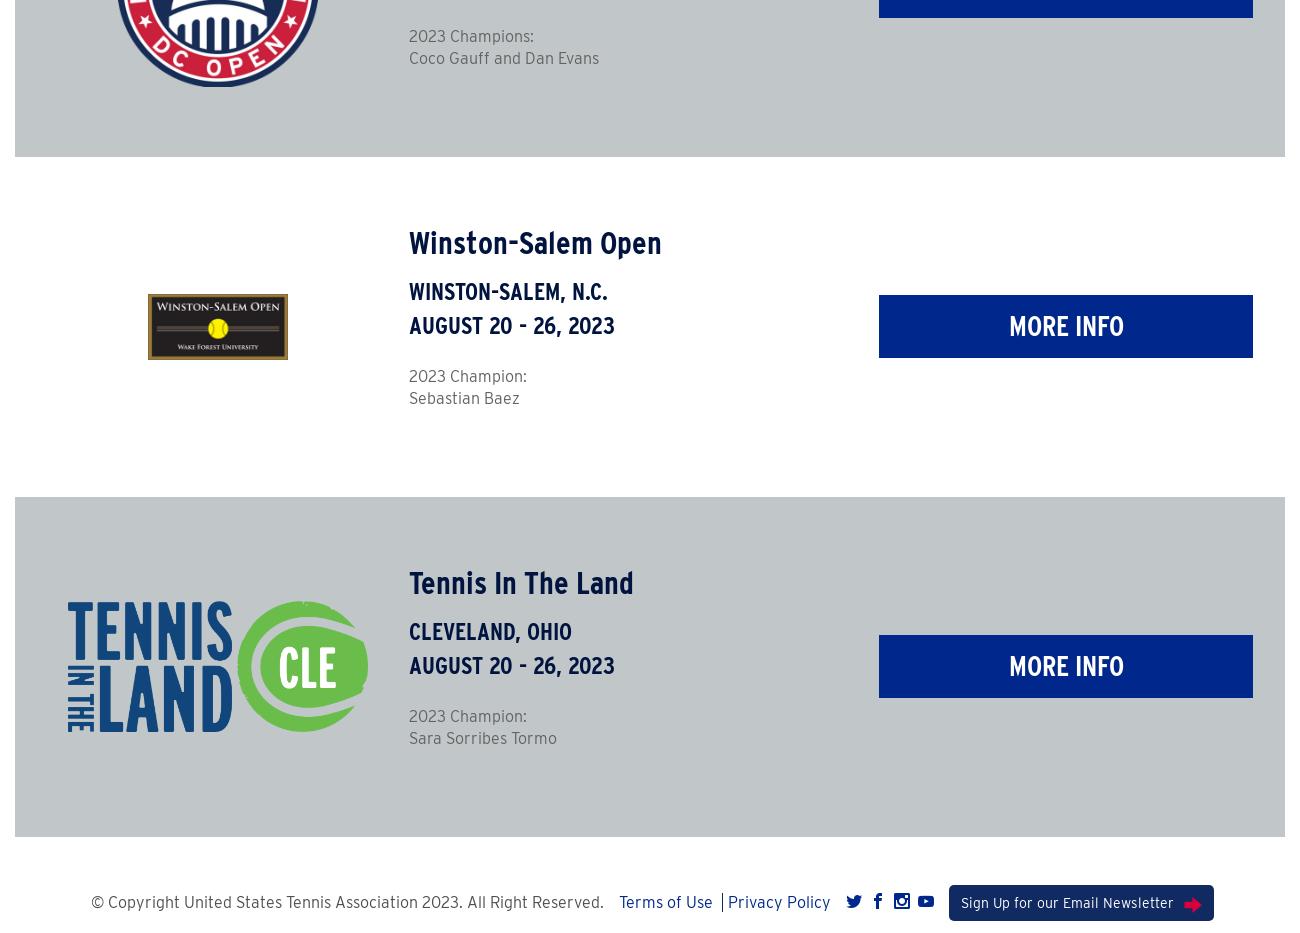 This screenshot has height=933, width=1300. I want to click on 'Terms of Use', so click(619, 901).